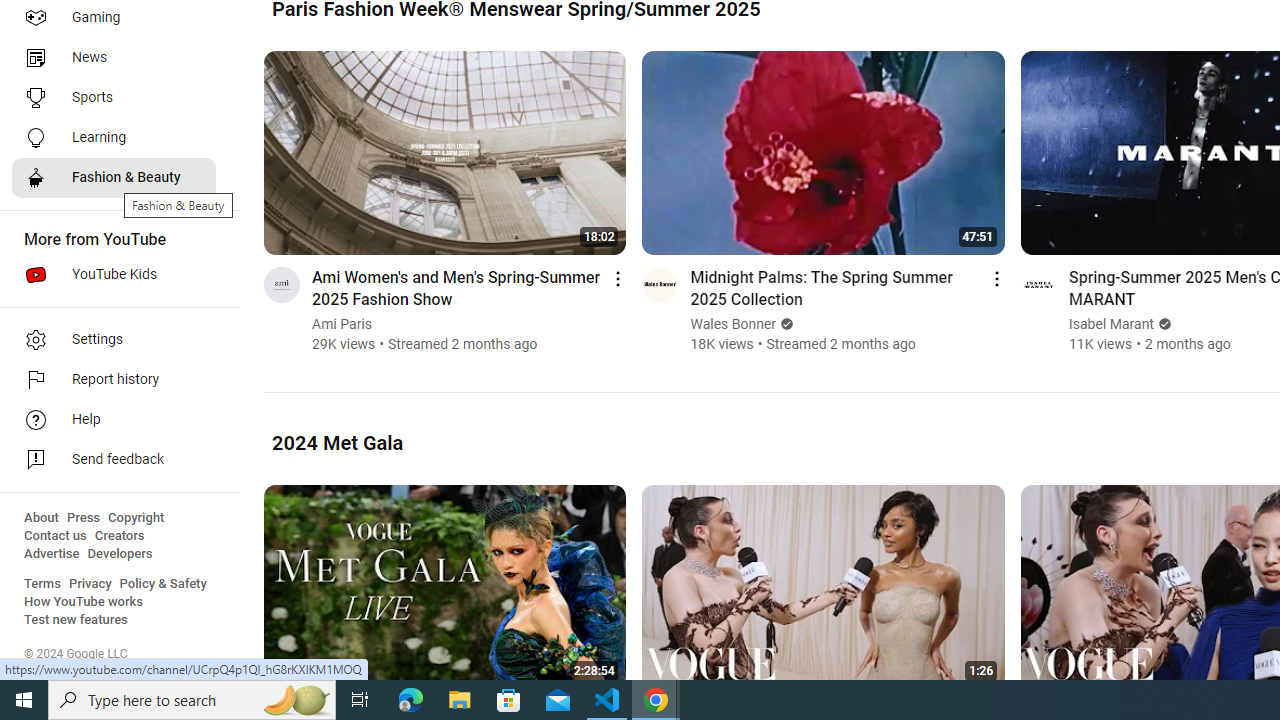 Image resolution: width=1280 pixels, height=720 pixels. What do you see at coordinates (112, 176) in the screenshot?
I see `'Fashion & Beauty'` at bounding box center [112, 176].